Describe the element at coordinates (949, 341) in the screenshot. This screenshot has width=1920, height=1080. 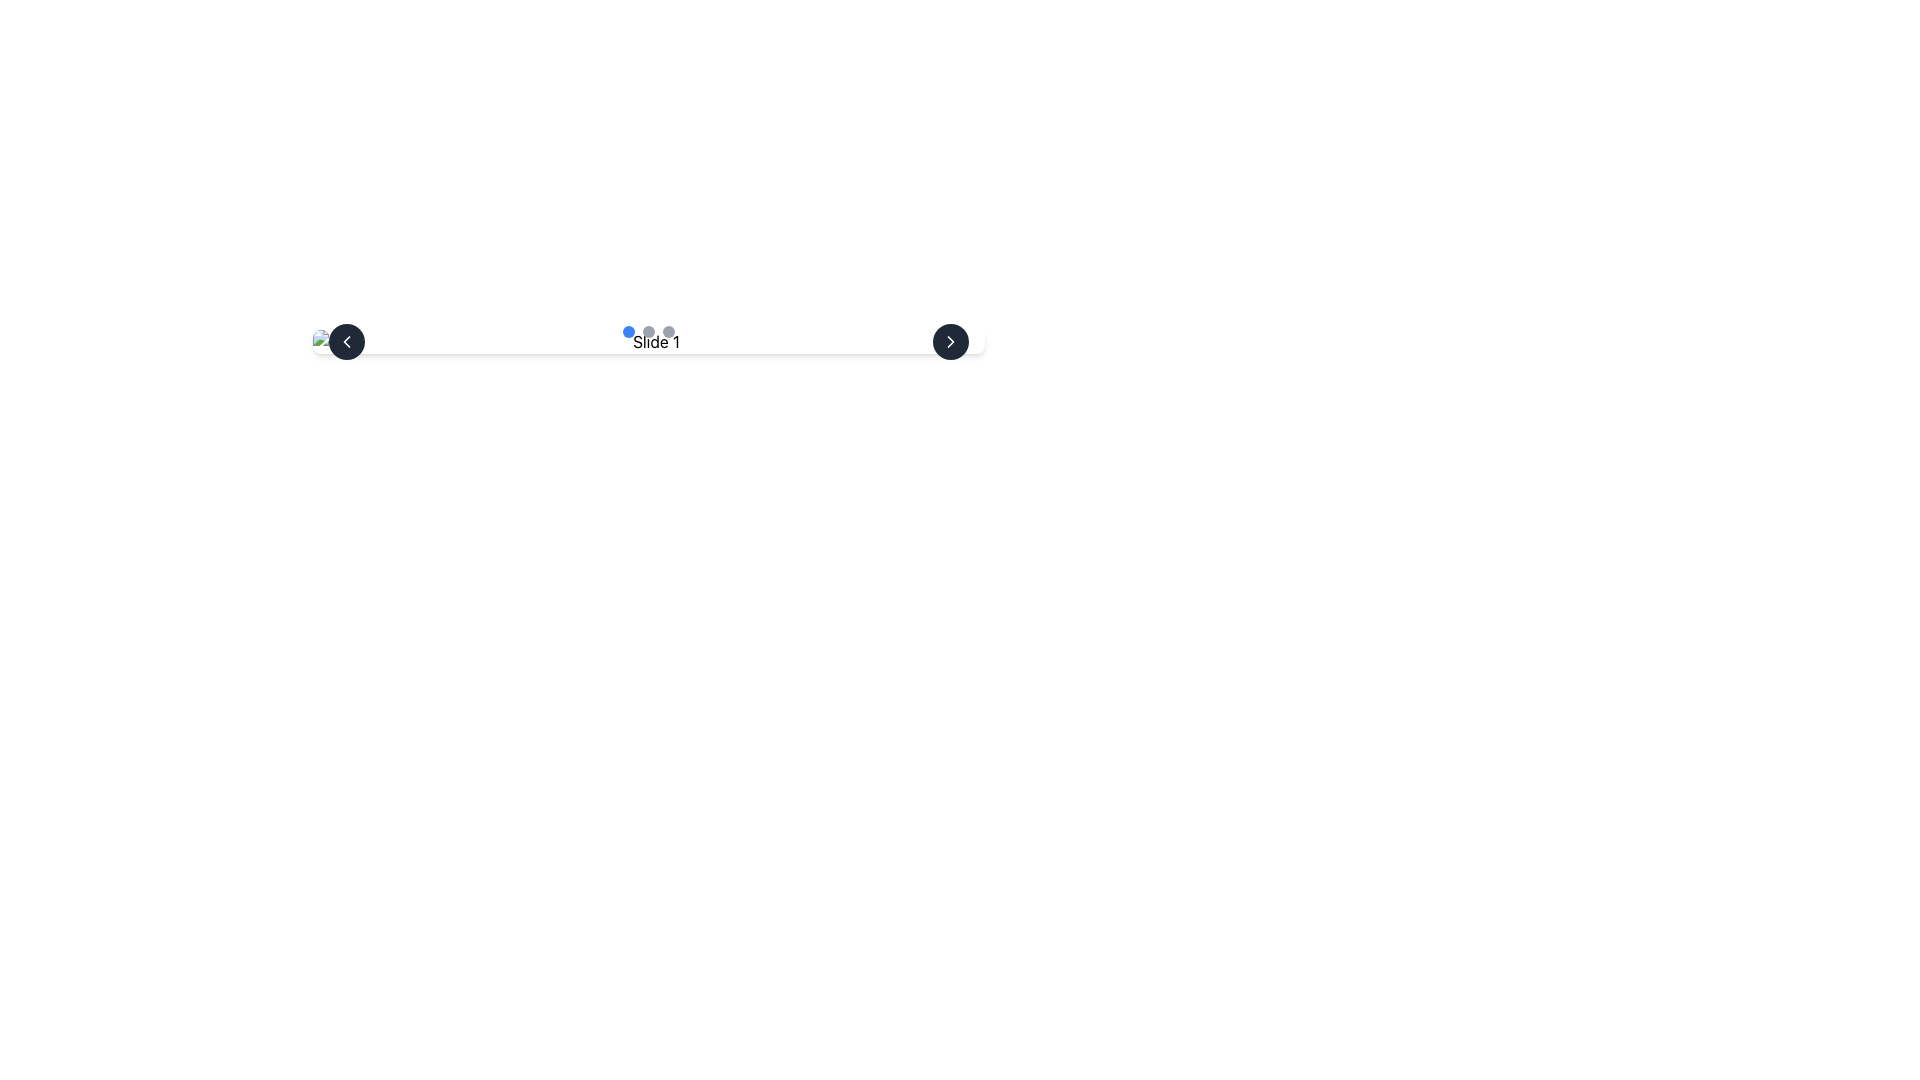
I see `the SVG arrow icon within the circular button located at the far-right position of the horizontal navigation bar` at that location.